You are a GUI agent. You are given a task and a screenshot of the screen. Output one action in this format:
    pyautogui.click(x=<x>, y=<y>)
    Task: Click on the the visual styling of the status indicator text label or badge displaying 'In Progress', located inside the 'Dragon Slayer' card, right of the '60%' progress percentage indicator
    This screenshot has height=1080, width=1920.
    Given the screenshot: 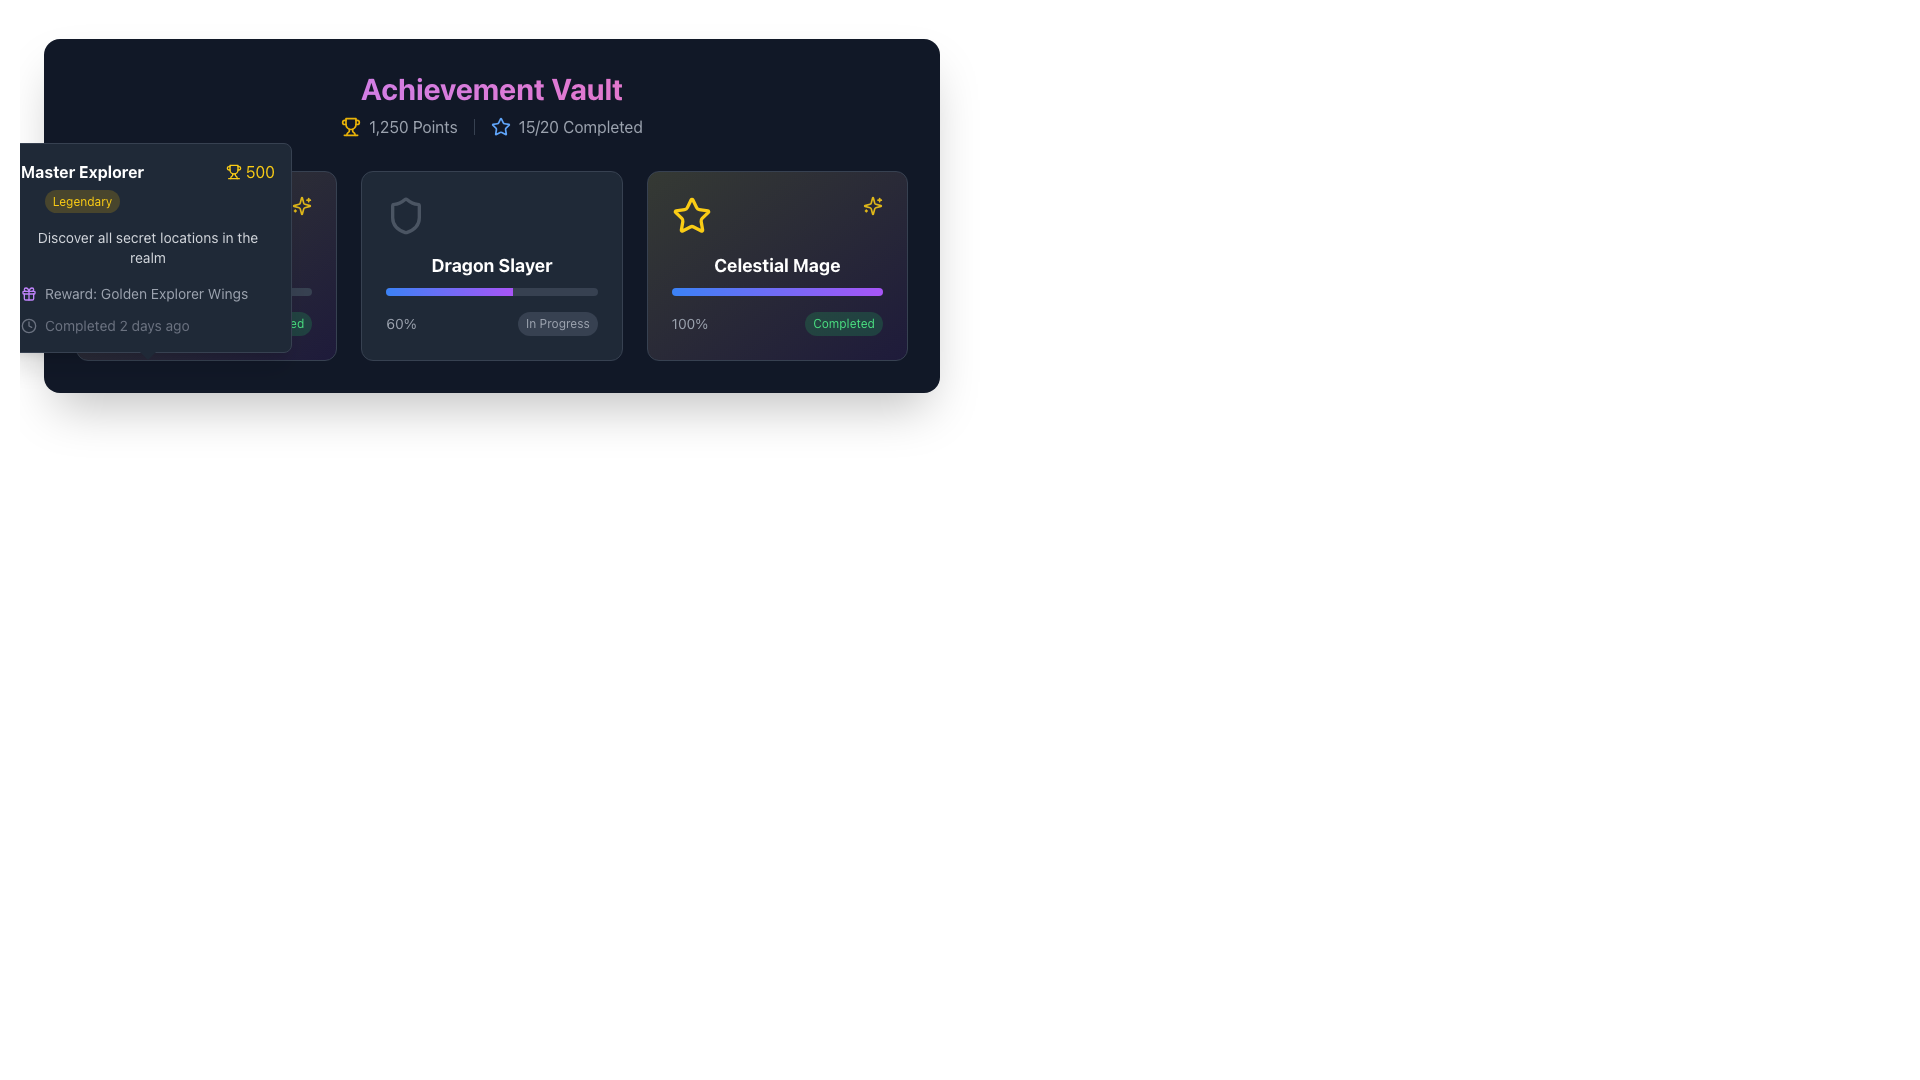 What is the action you would take?
    pyautogui.click(x=557, y=323)
    